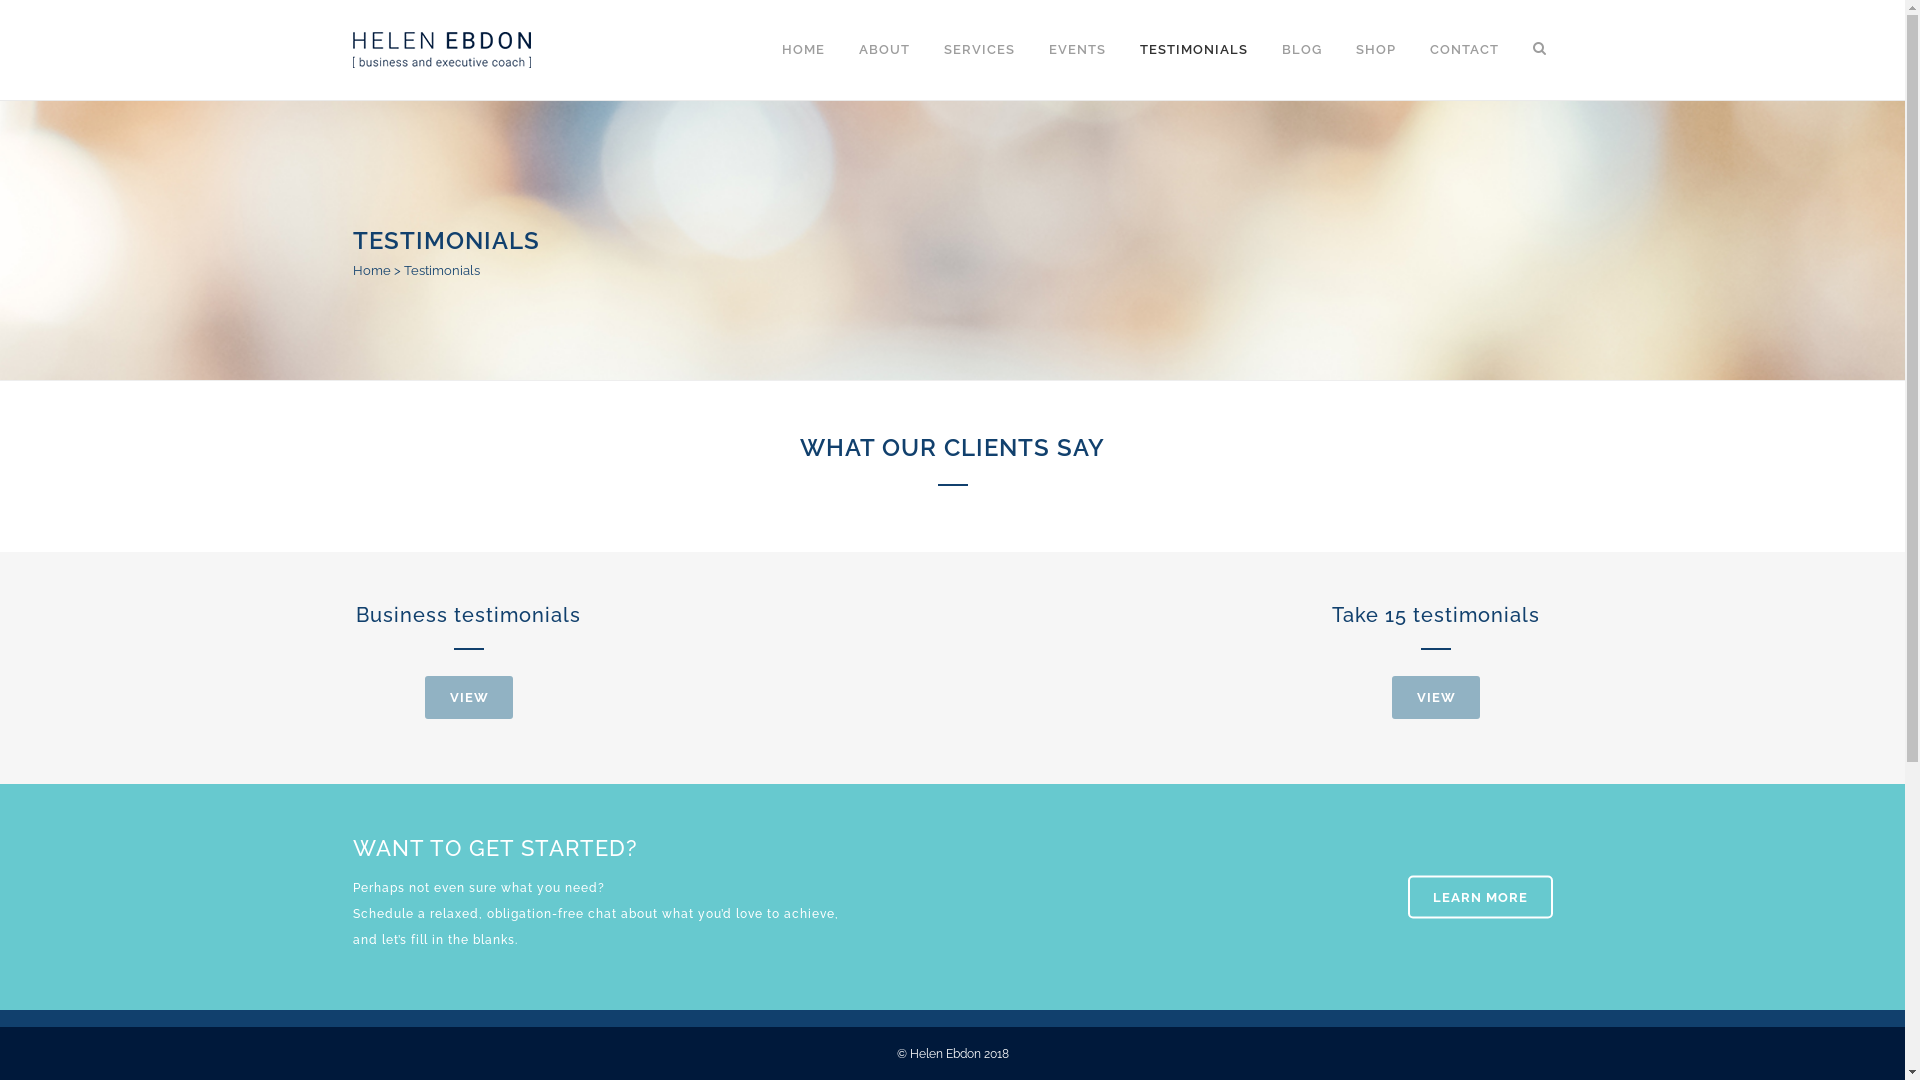  What do you see at coordinates (1373, 49) in the screenshot?
I see `'SHOP'` at bounding box center [1373, 49].